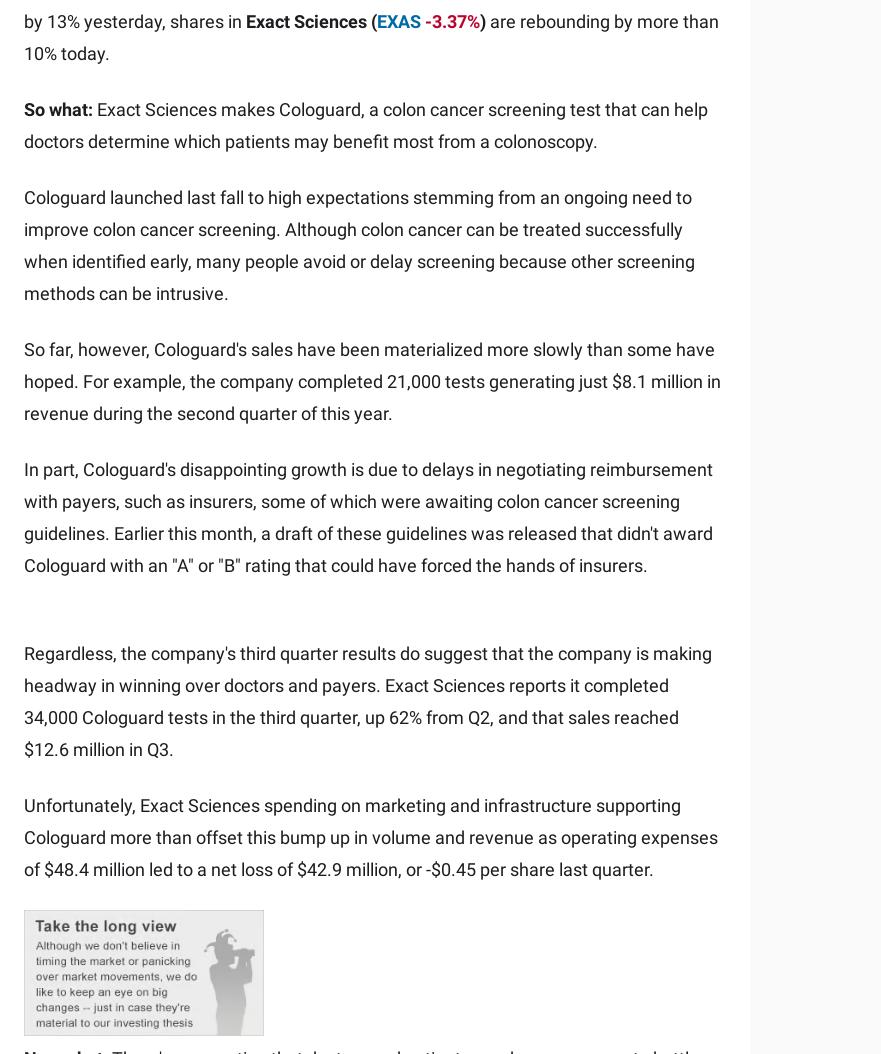 The image size is (881, 1054). I want to click on 'Rule Your Retirement', so click(268, 574).